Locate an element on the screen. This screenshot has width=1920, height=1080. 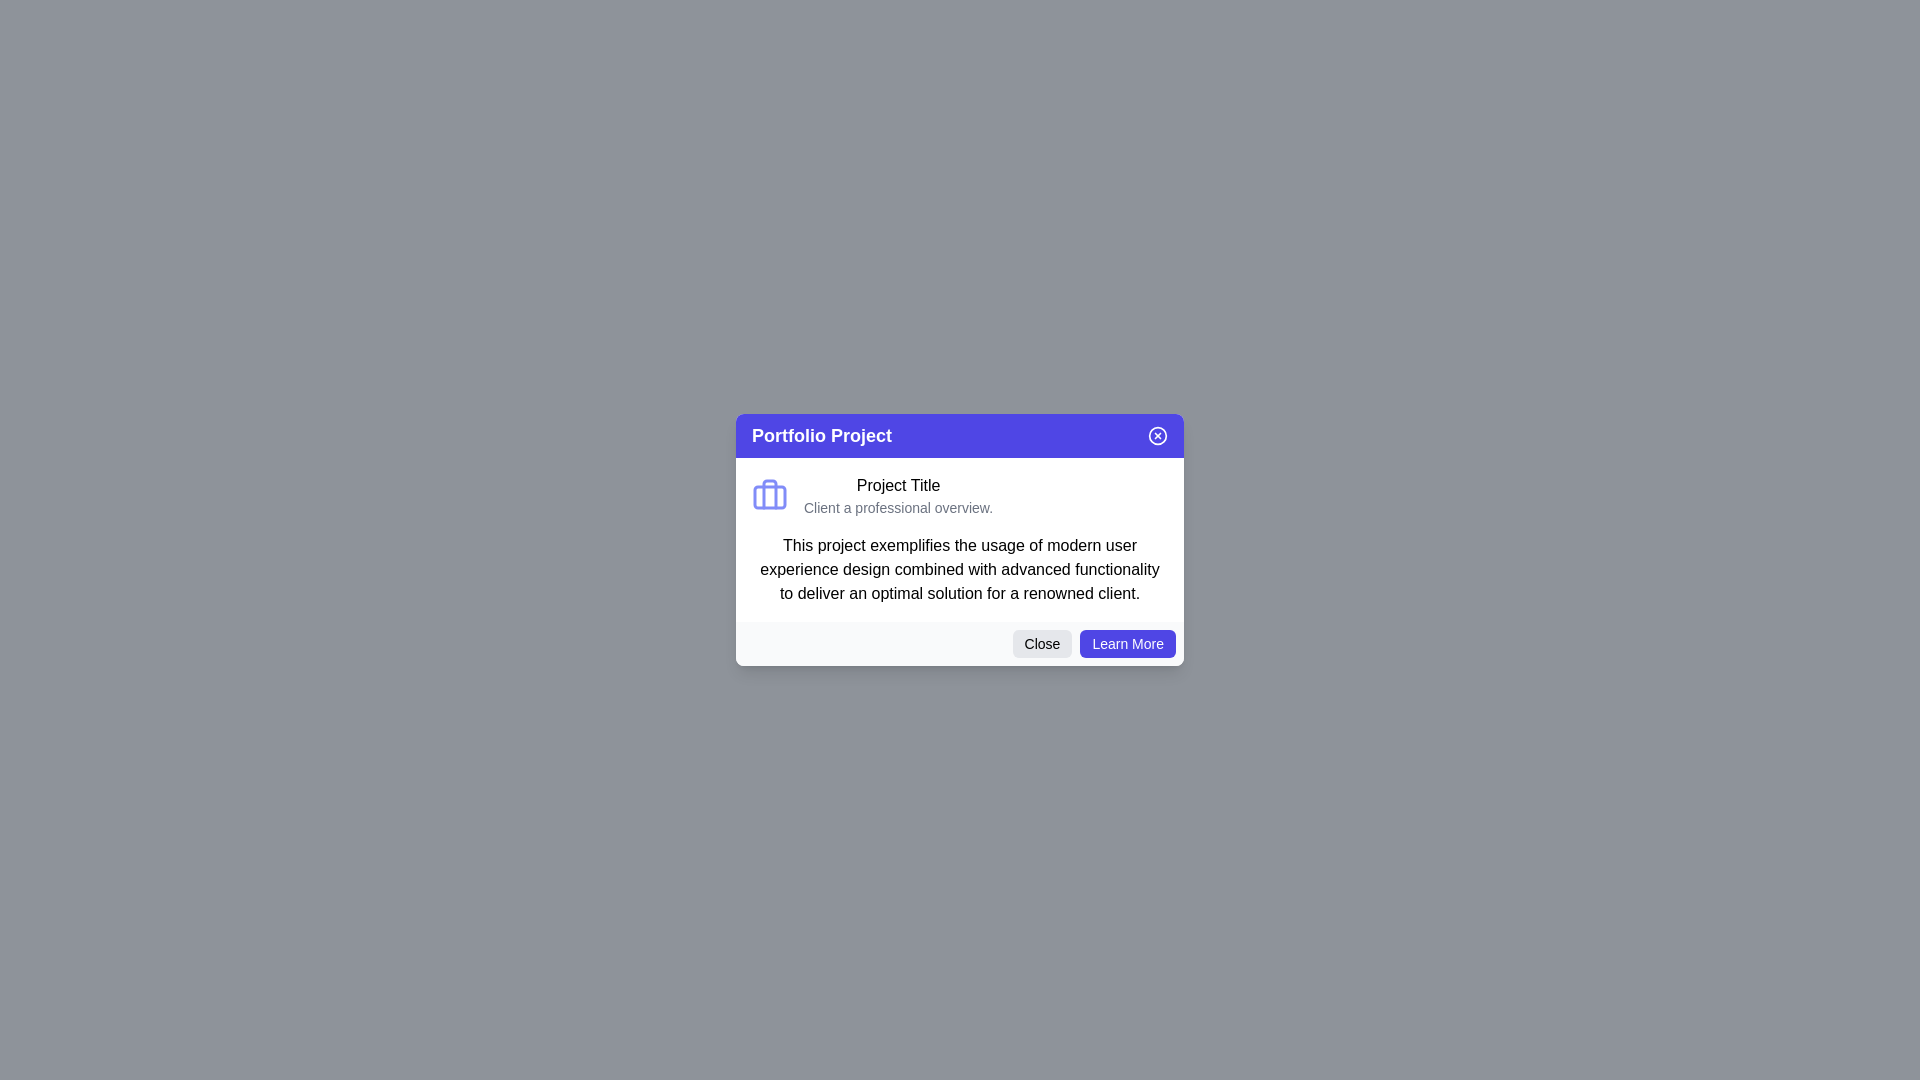
the small circular close icon located on the right side of the blue header titled 'Portfolio Project' is located at coordinates (1157, 434).